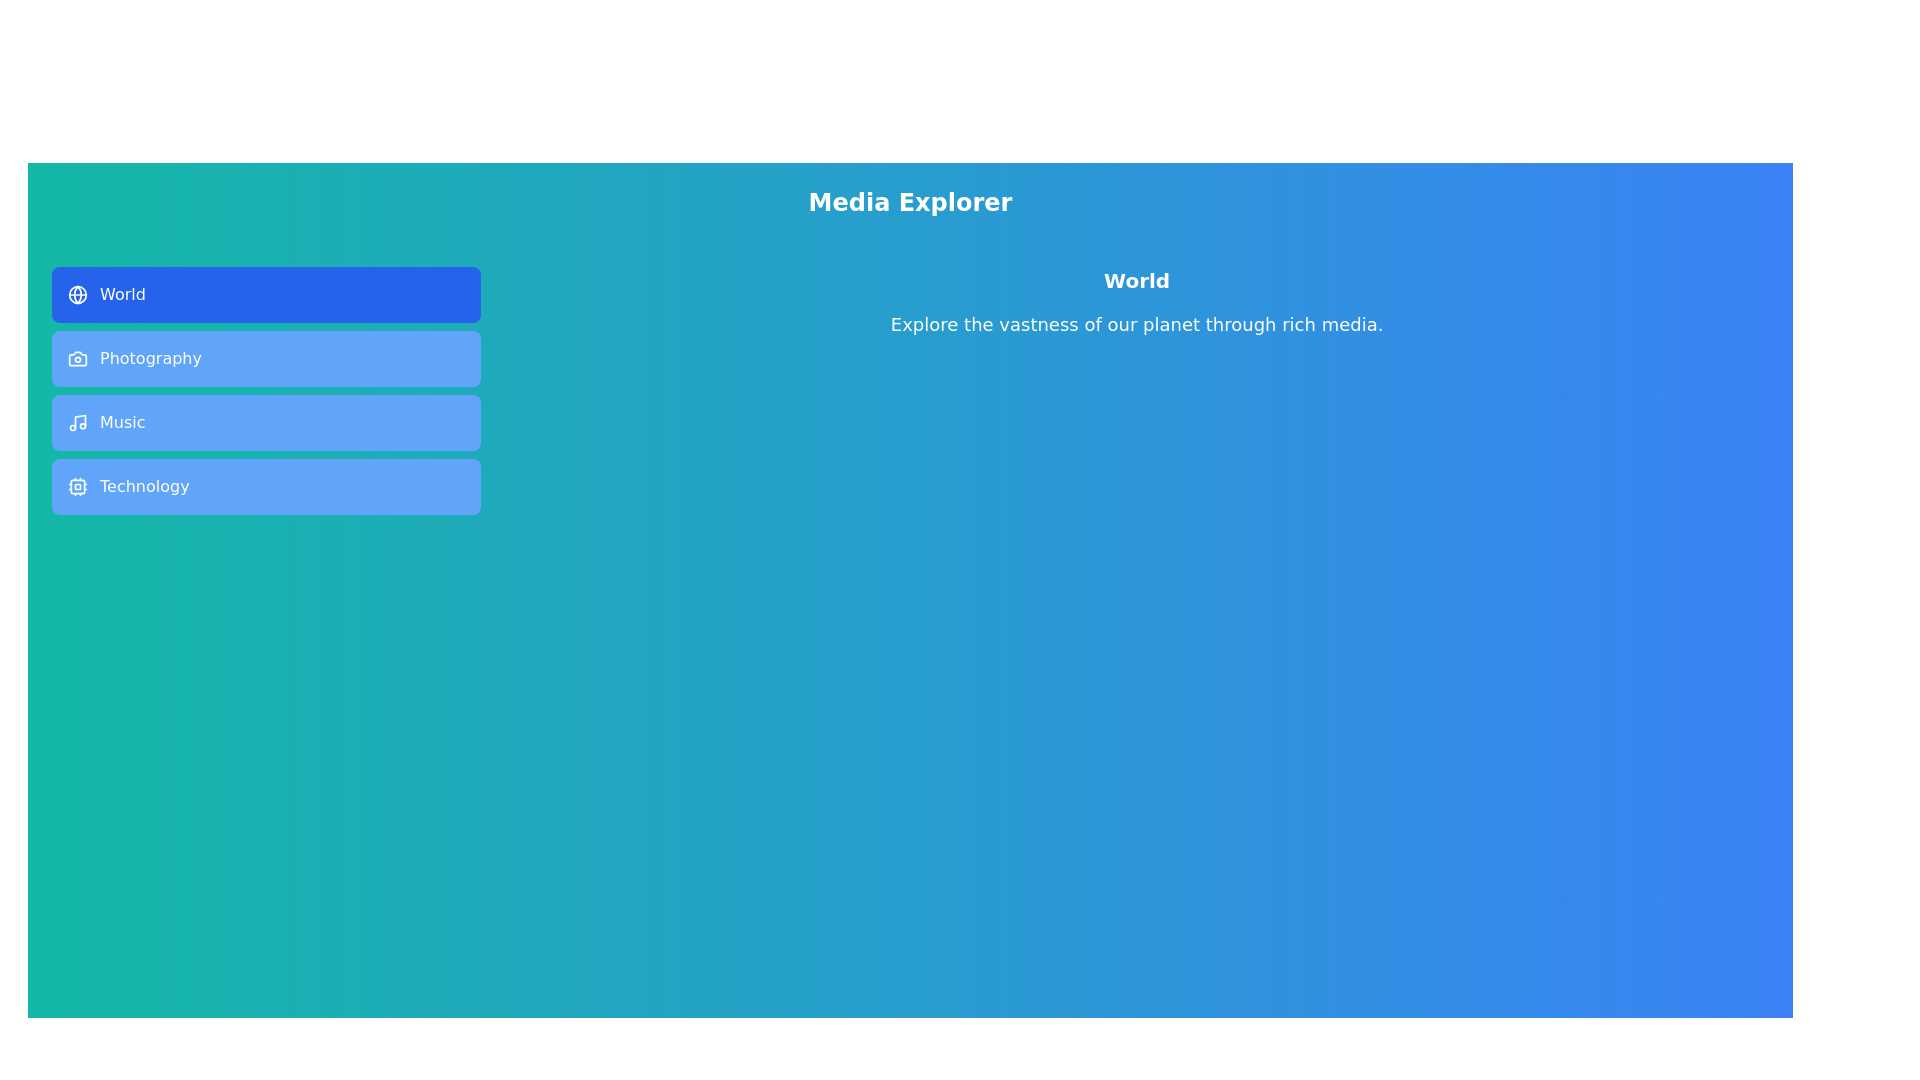 The height and width of the screenshot is (1080, 1920). What do you see at coordinates (265, 486) in the screenshot?
I see `the tab labeled 'Technology'` at bounding box center [265, 486].